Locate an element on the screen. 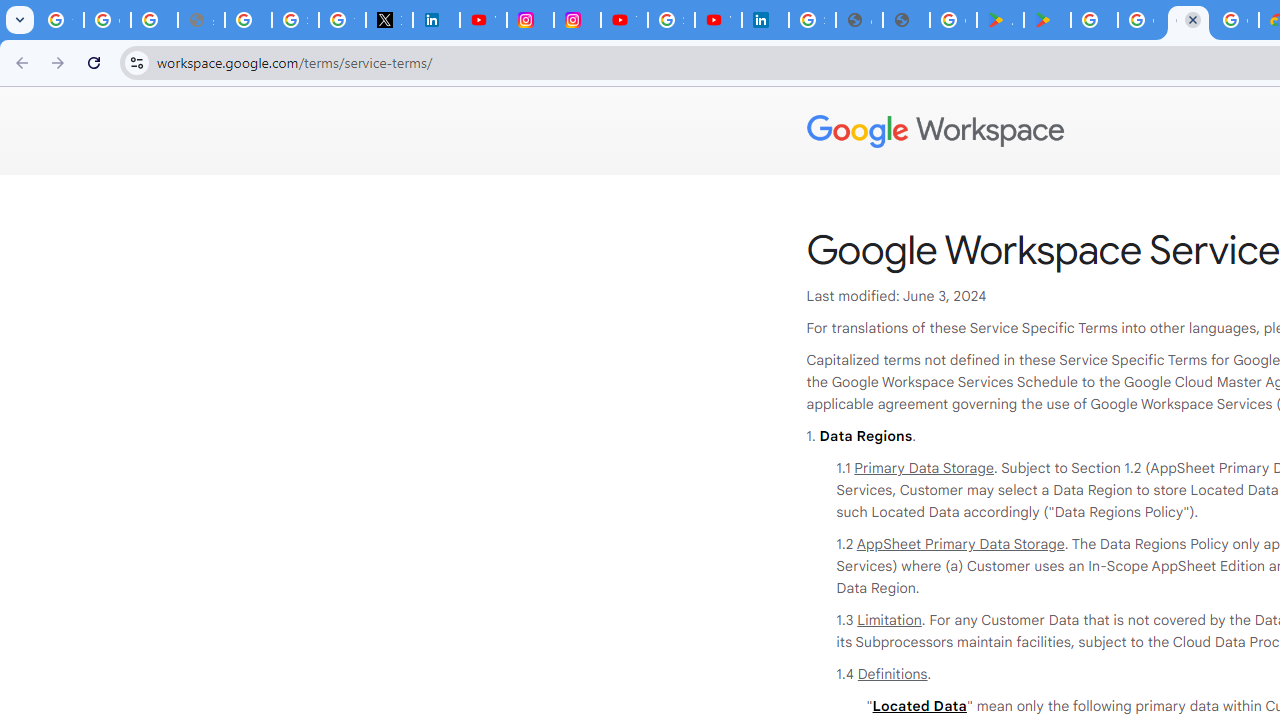 The image size is (1280, 720). 'Android Apps on Google Play' is located at coordinates (1000, 20).